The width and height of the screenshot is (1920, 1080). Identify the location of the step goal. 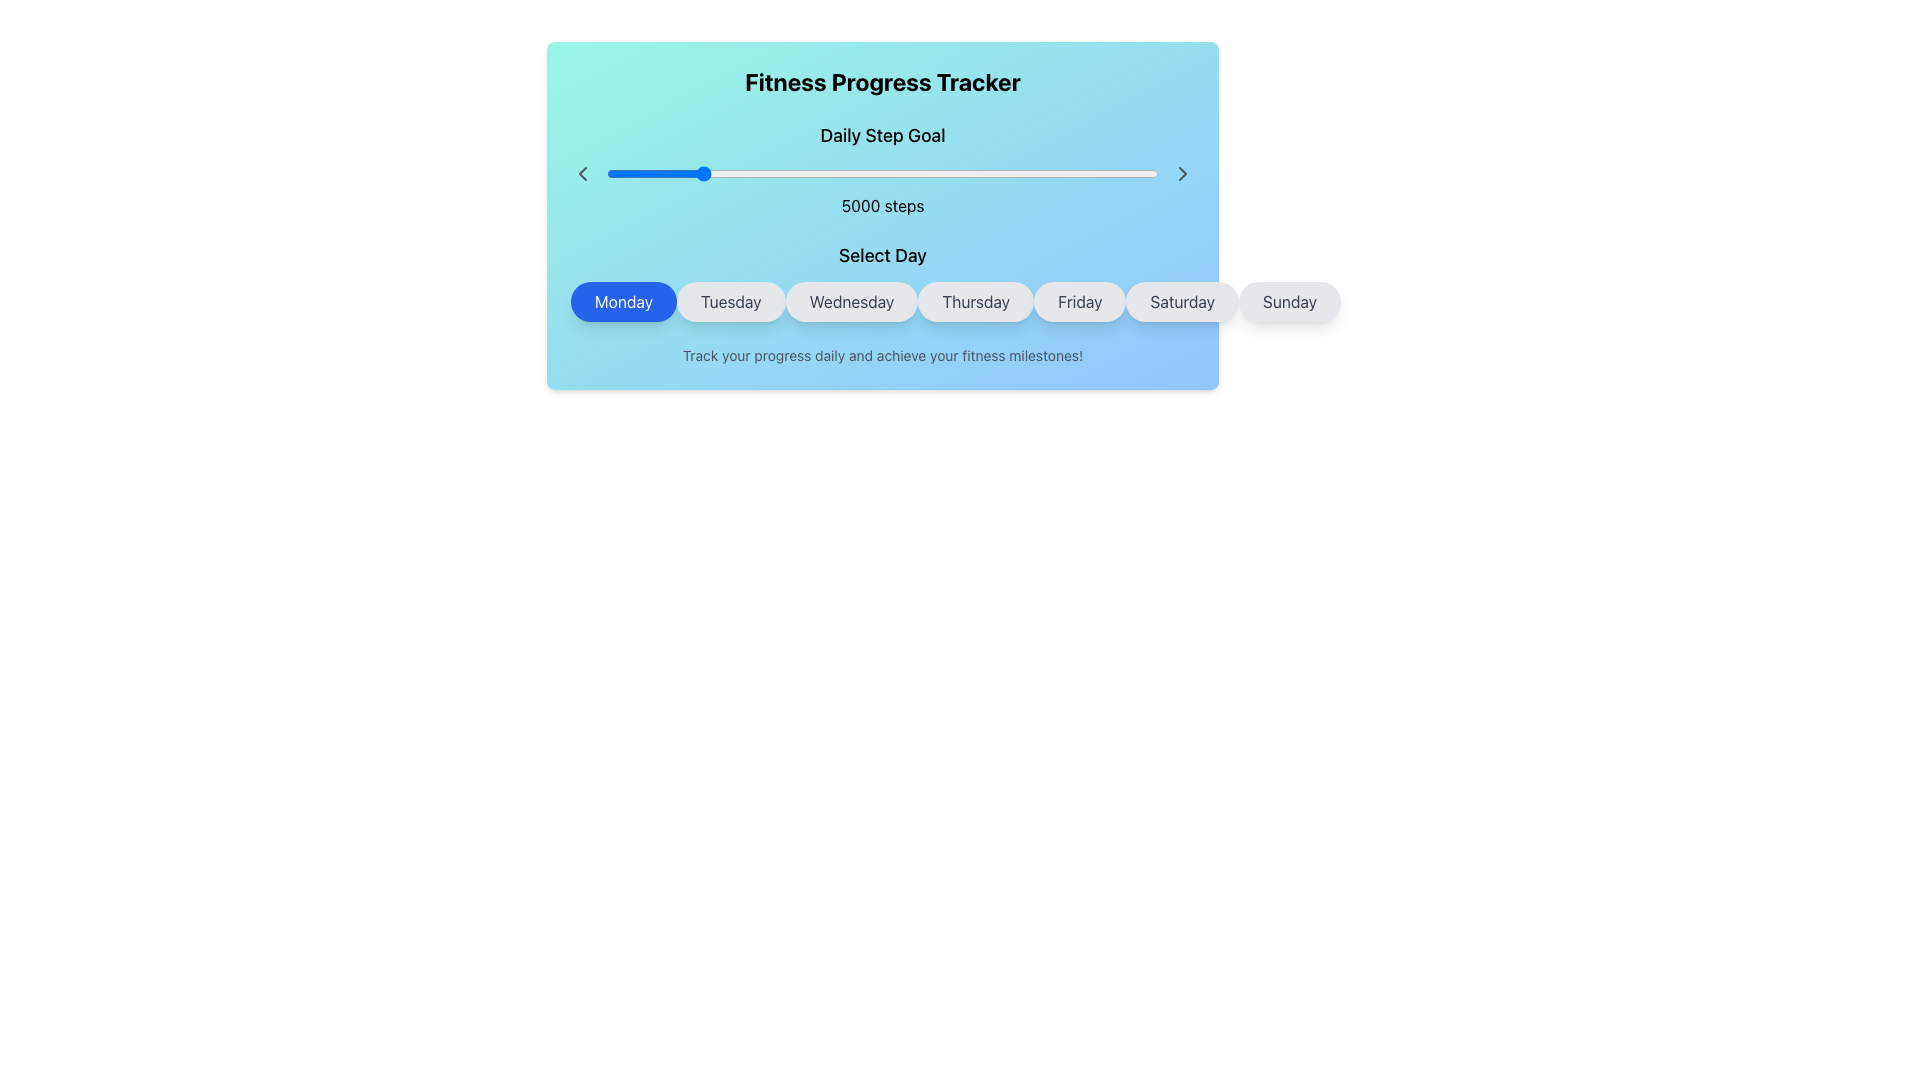
(970, 172).